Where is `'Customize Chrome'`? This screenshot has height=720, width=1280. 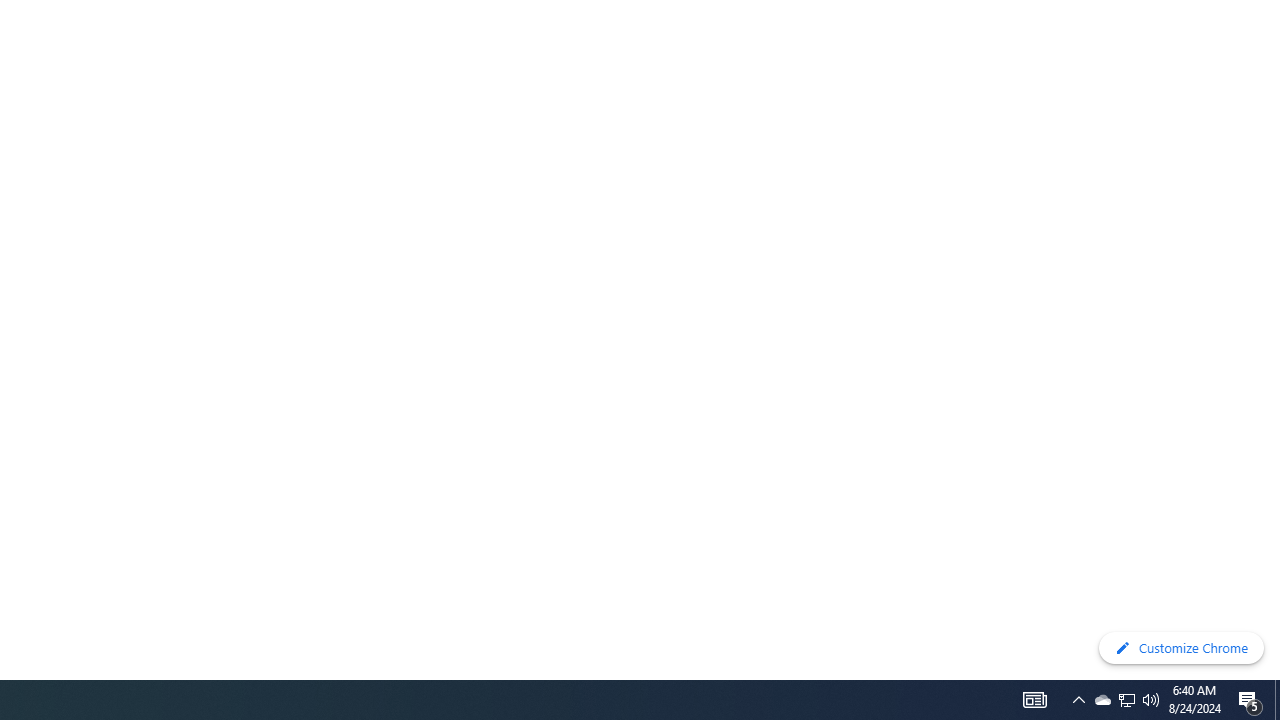
'Customize Chrome' is located at coordinates (1181, 648).